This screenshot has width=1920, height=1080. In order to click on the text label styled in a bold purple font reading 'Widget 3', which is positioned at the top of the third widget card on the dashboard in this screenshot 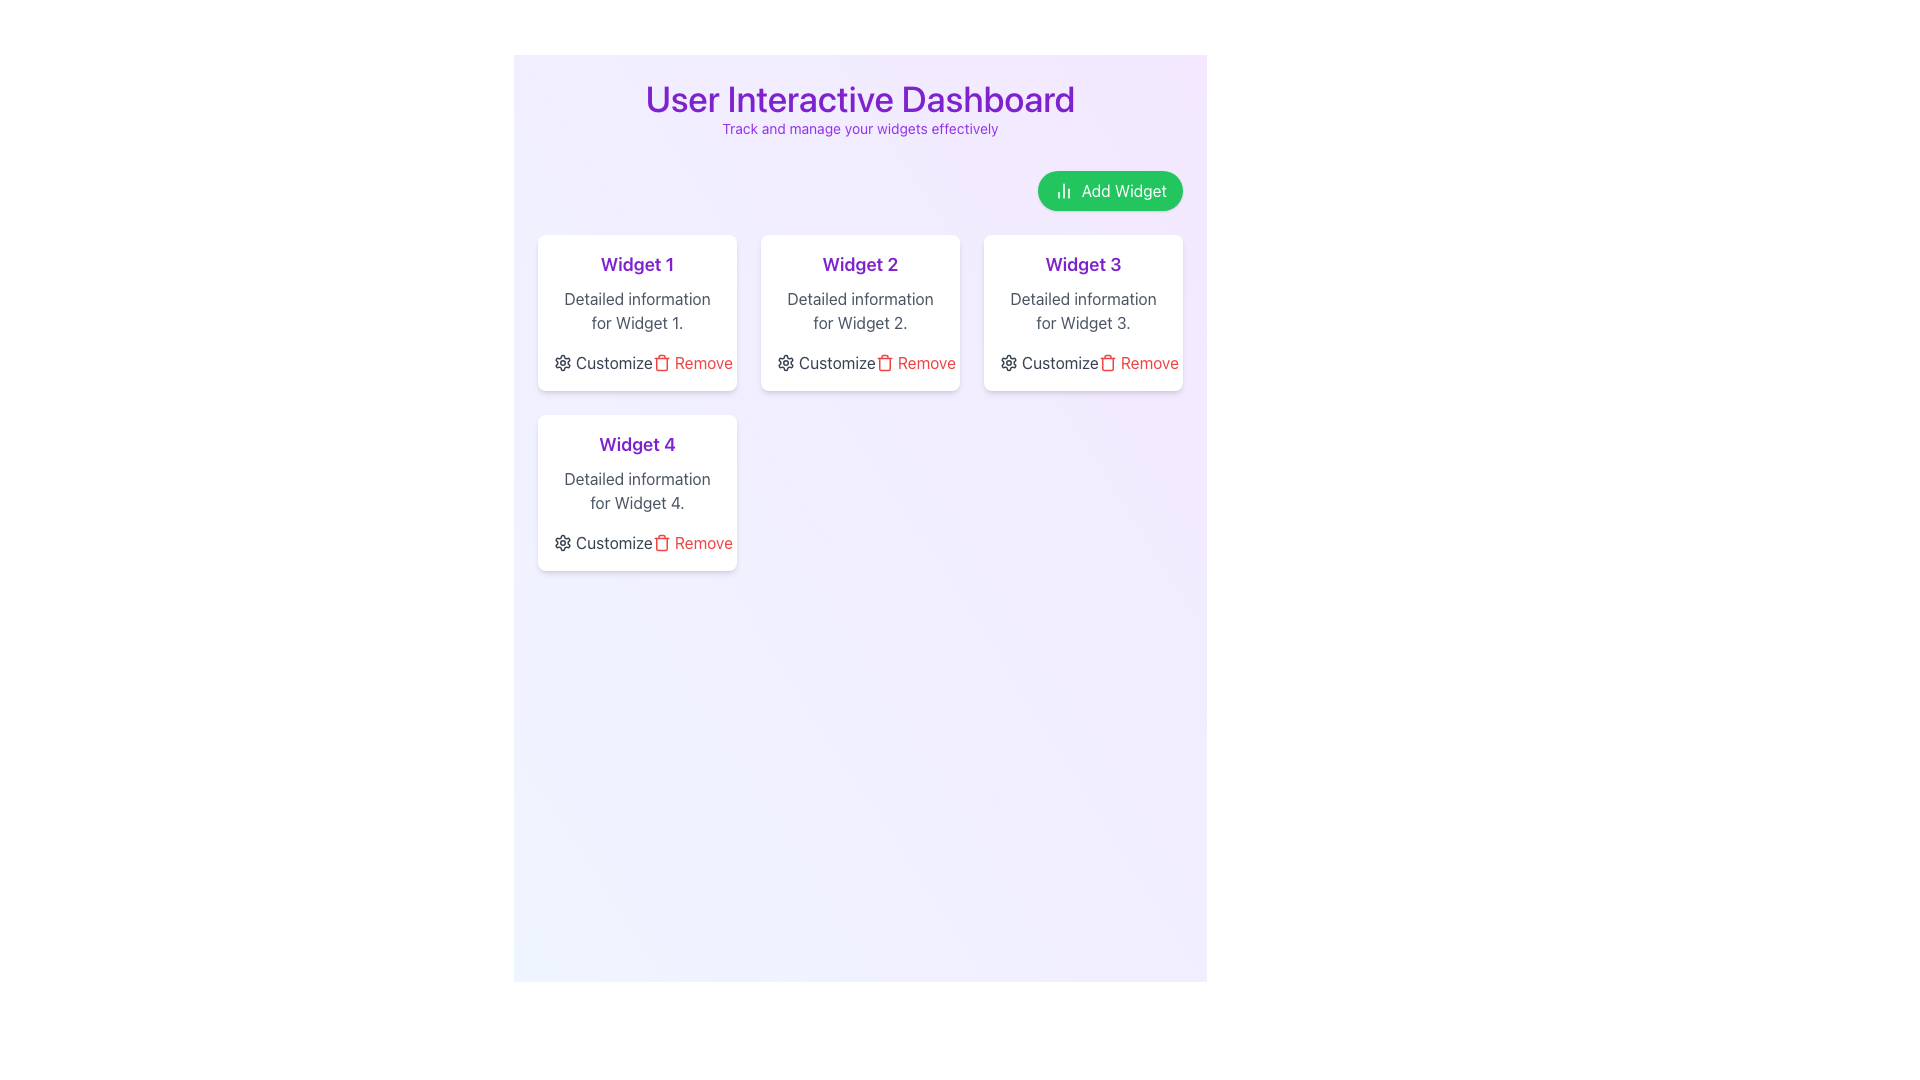, I will do `click(1082, 264)`.